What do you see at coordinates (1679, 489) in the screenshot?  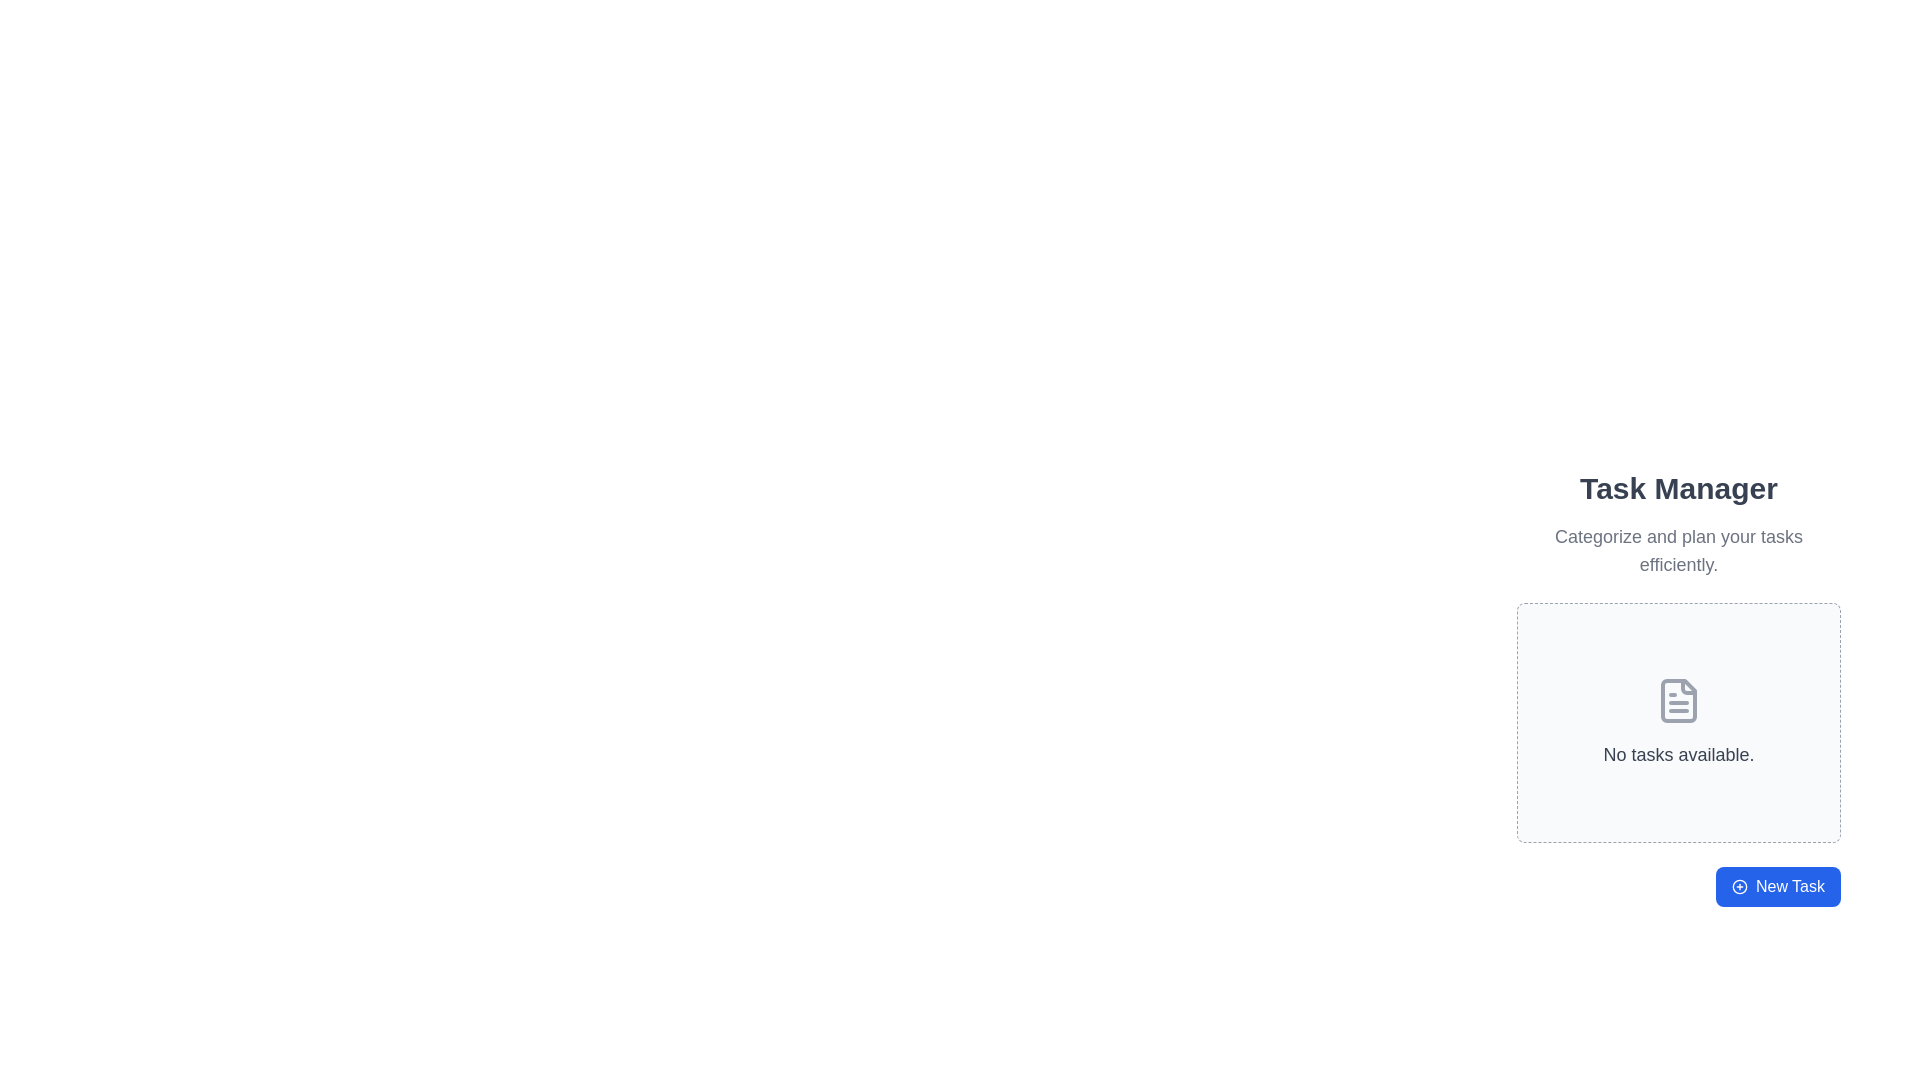 I see `text label displaying 'Task Manager' which is a bold and large dark gray text positioned above the subtitle` at bounding box center [1679, 489].